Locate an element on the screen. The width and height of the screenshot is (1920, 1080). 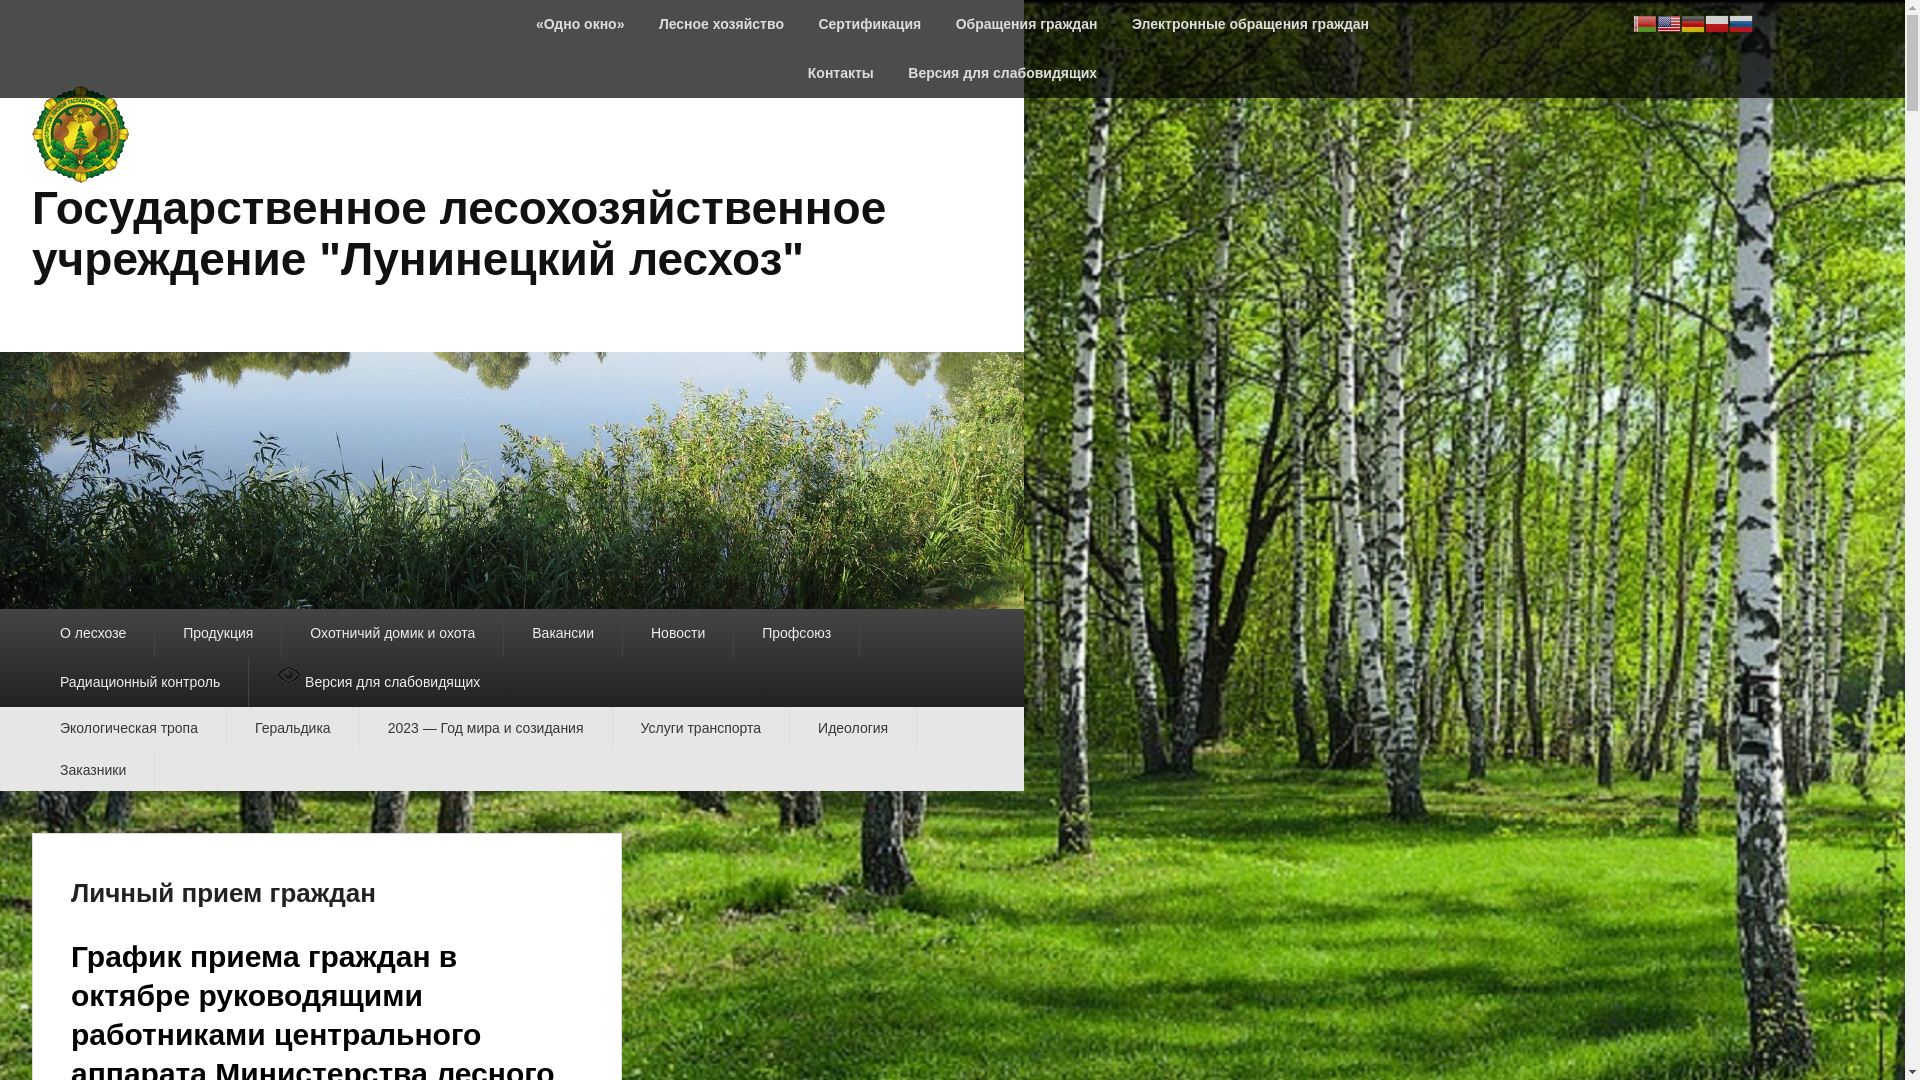
'German' is located at coordinates (1680, 22).